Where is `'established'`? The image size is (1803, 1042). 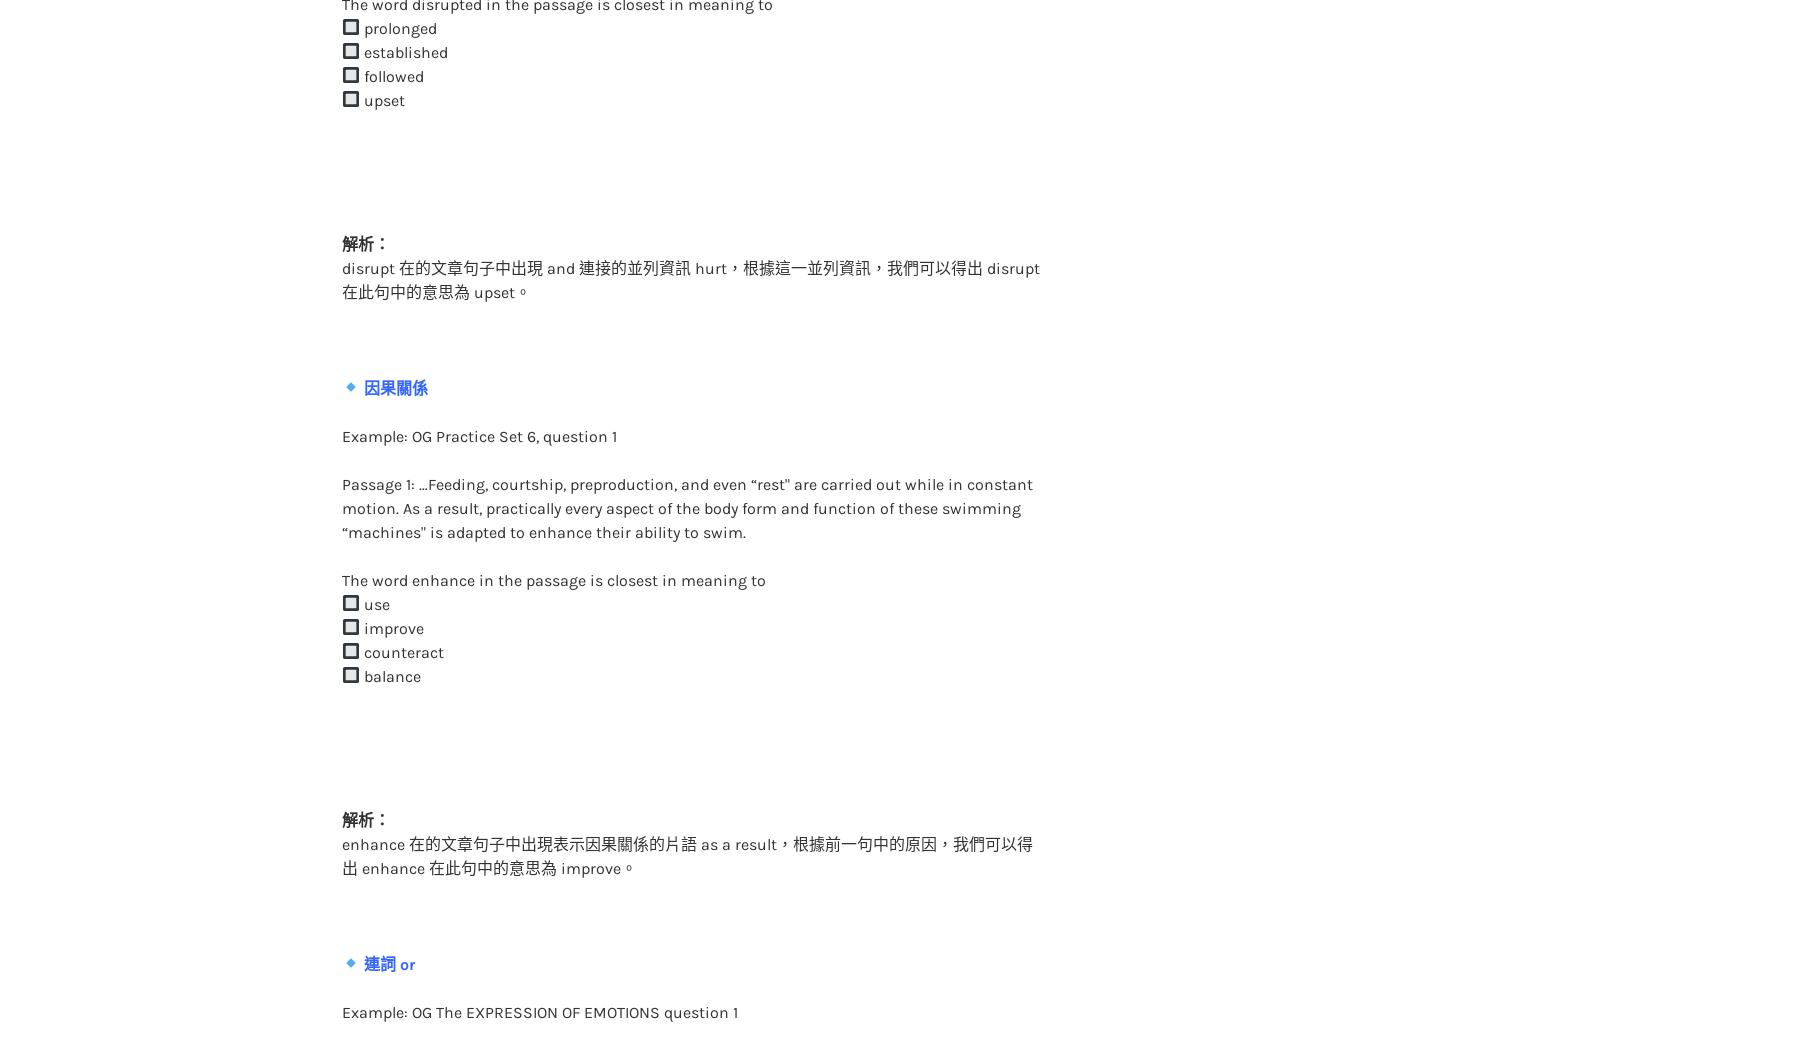
'established' is located at coordinates (357, 10).